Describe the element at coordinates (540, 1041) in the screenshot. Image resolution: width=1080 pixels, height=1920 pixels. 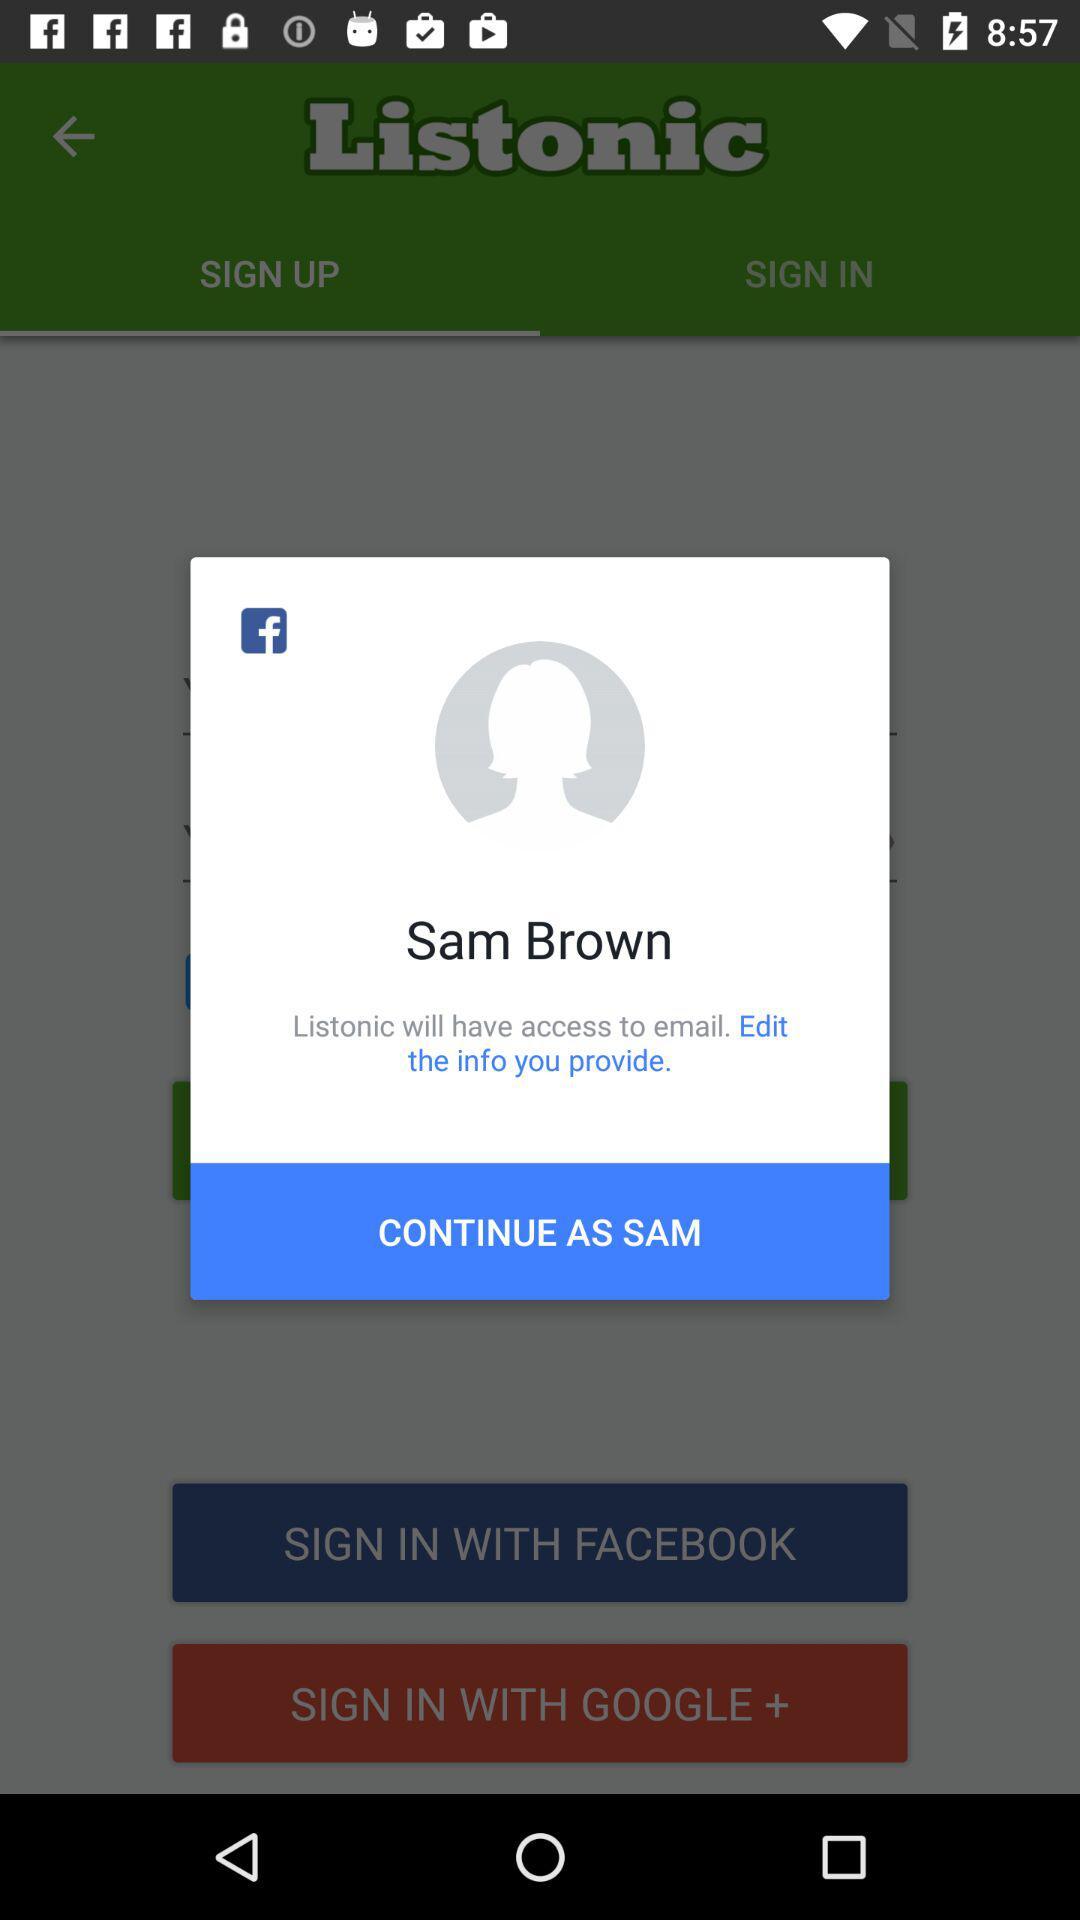
I see `the listonic will have` at that location.